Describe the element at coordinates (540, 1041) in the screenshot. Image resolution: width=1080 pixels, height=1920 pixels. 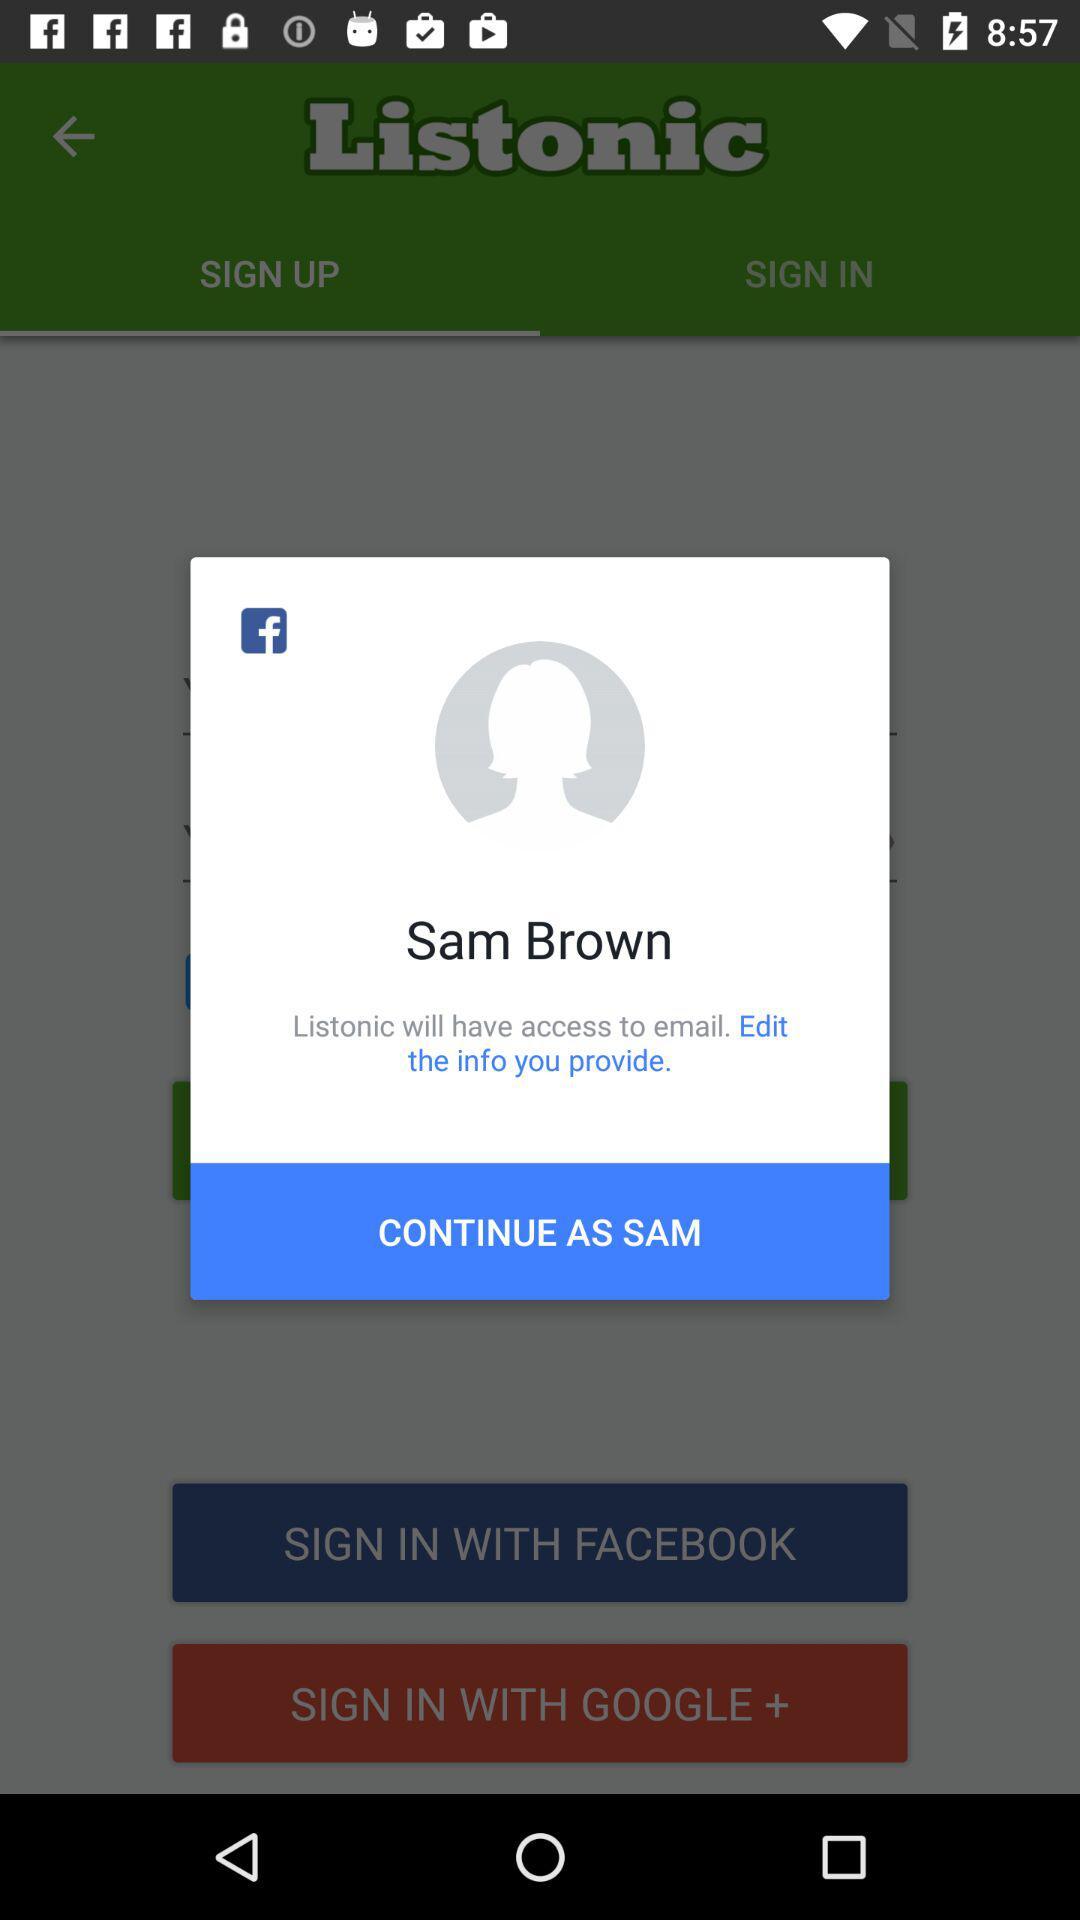
I see `the listonic will have` at that location.